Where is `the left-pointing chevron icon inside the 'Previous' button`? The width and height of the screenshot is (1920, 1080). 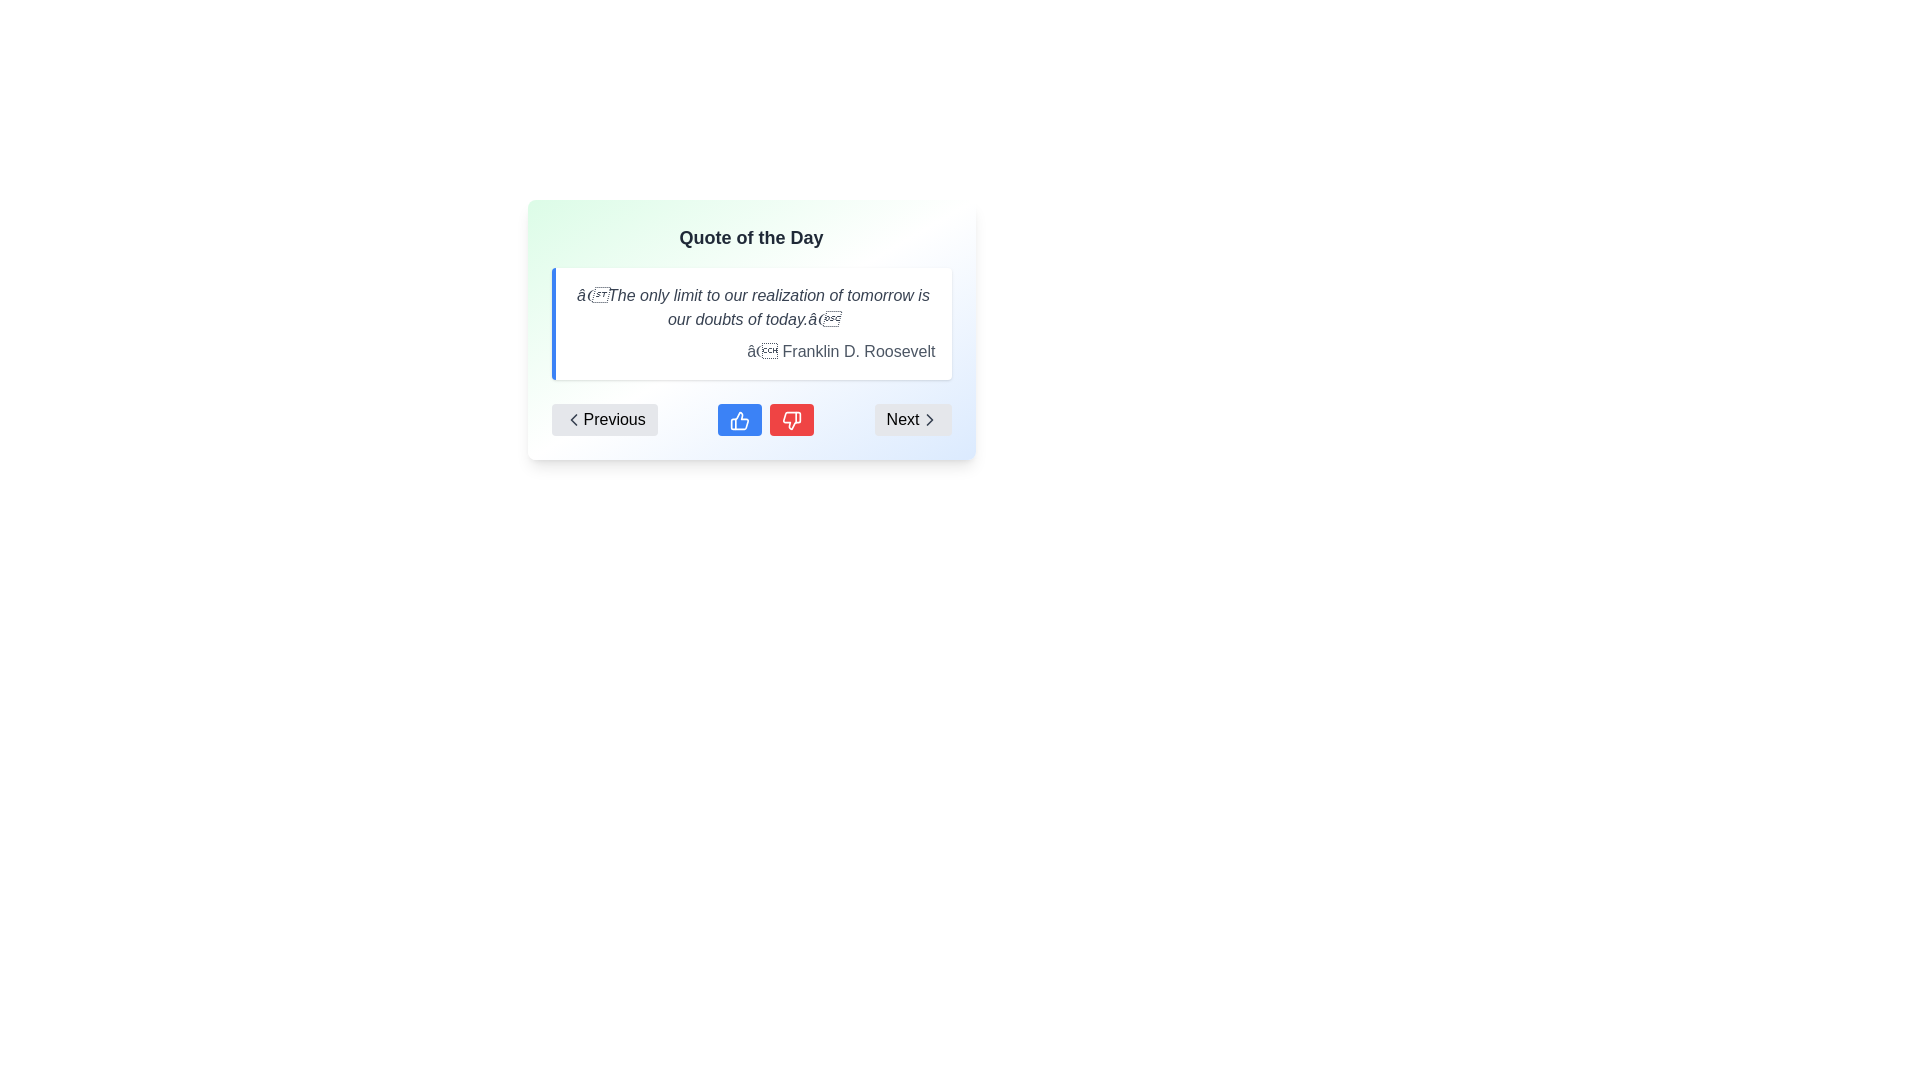
the left-pointing chevron icon inside the 'Previous' button is located at coordinates (572, 419).